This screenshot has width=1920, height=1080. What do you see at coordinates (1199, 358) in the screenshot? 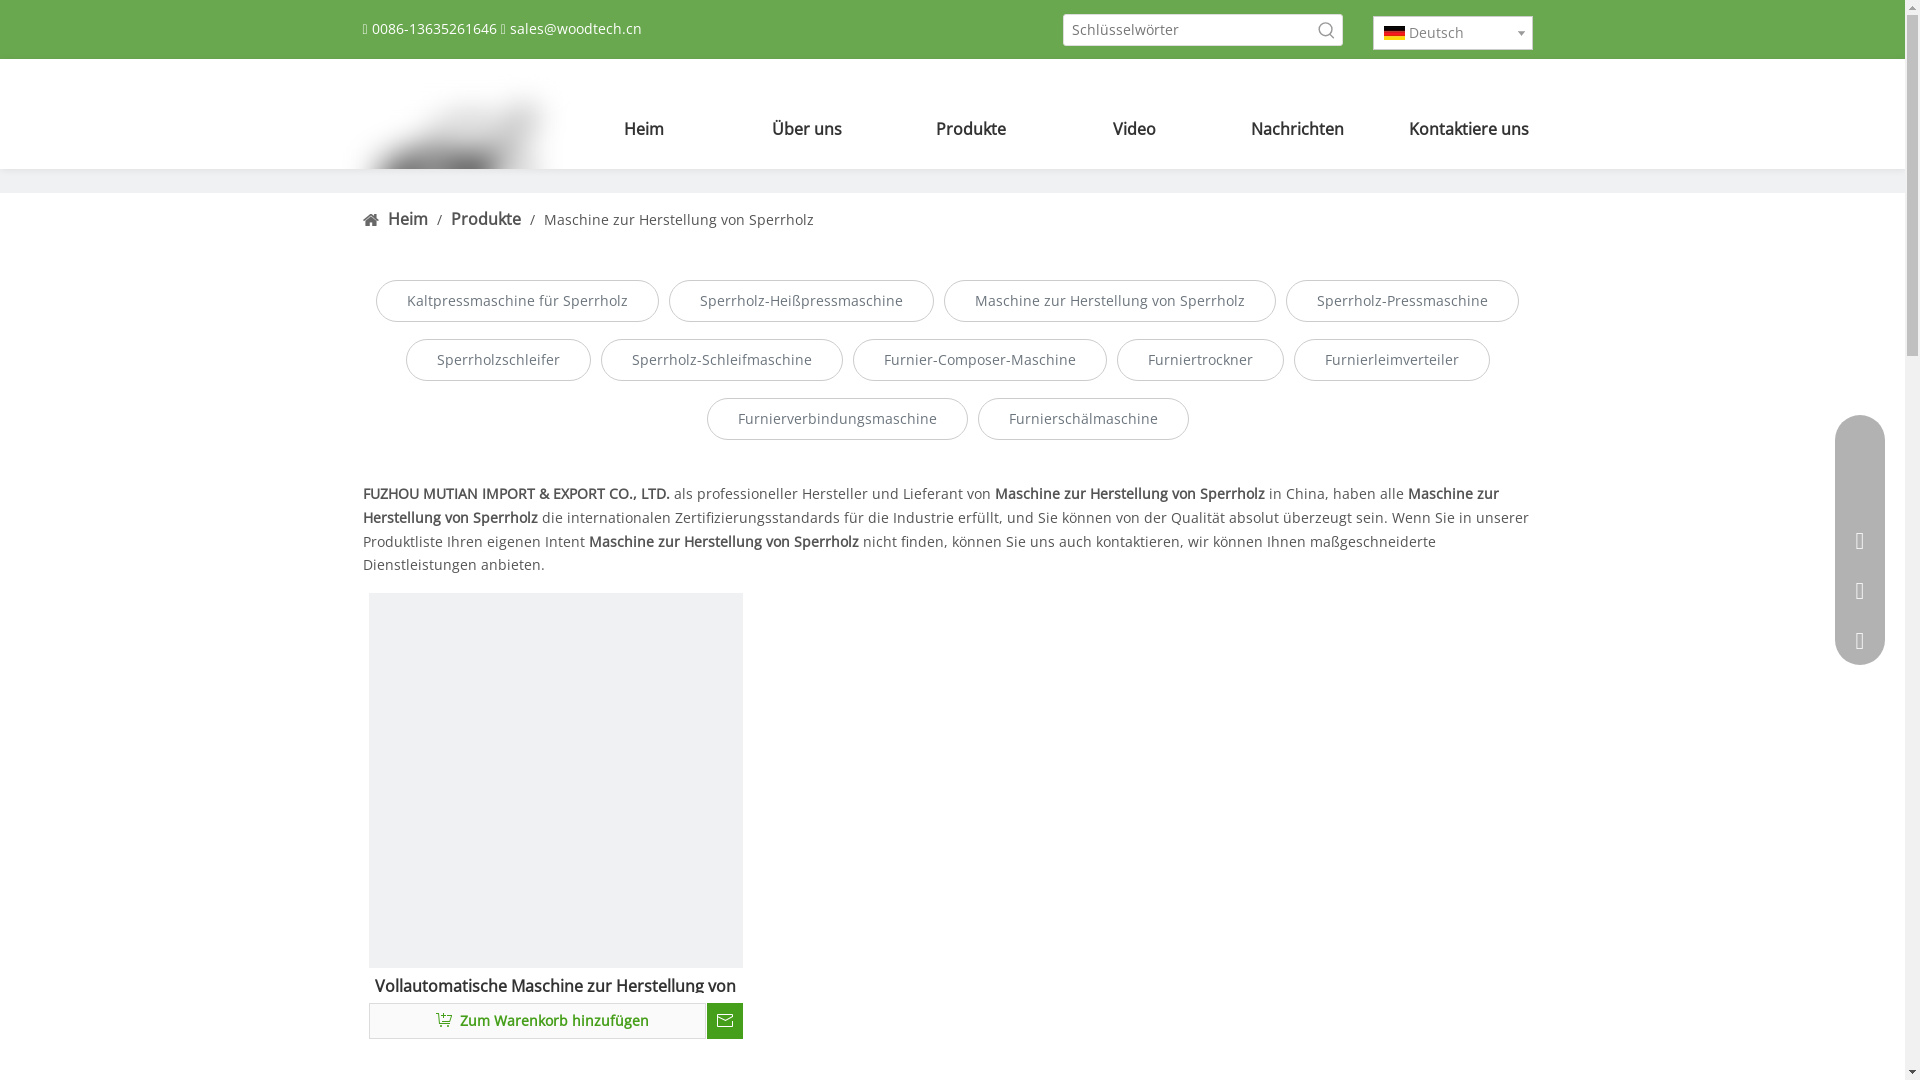
I see `'Furniertrockner'` at bounding box center [1199, 358].